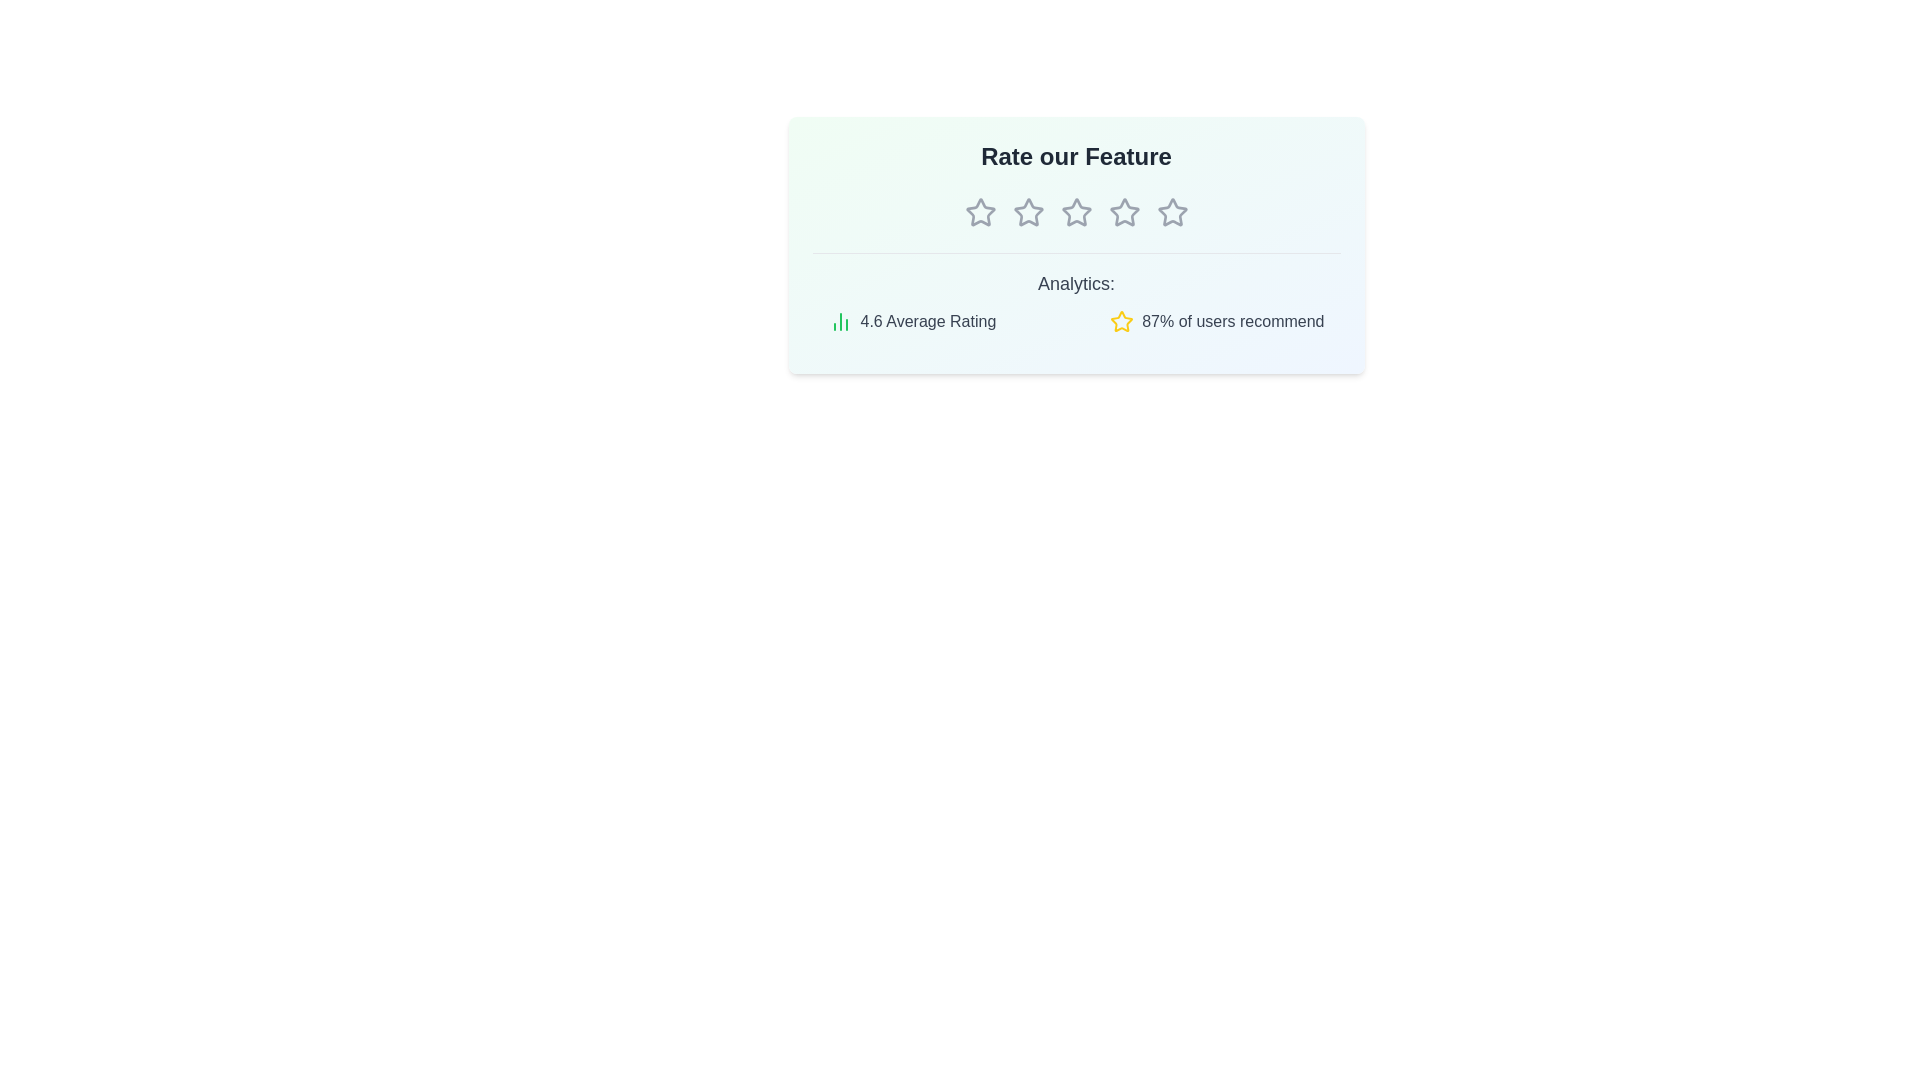 This screenshot has width=1920, height=1080. I want to click on the star corresponding to 5 stars to preview the rating, so click(1172, 212).